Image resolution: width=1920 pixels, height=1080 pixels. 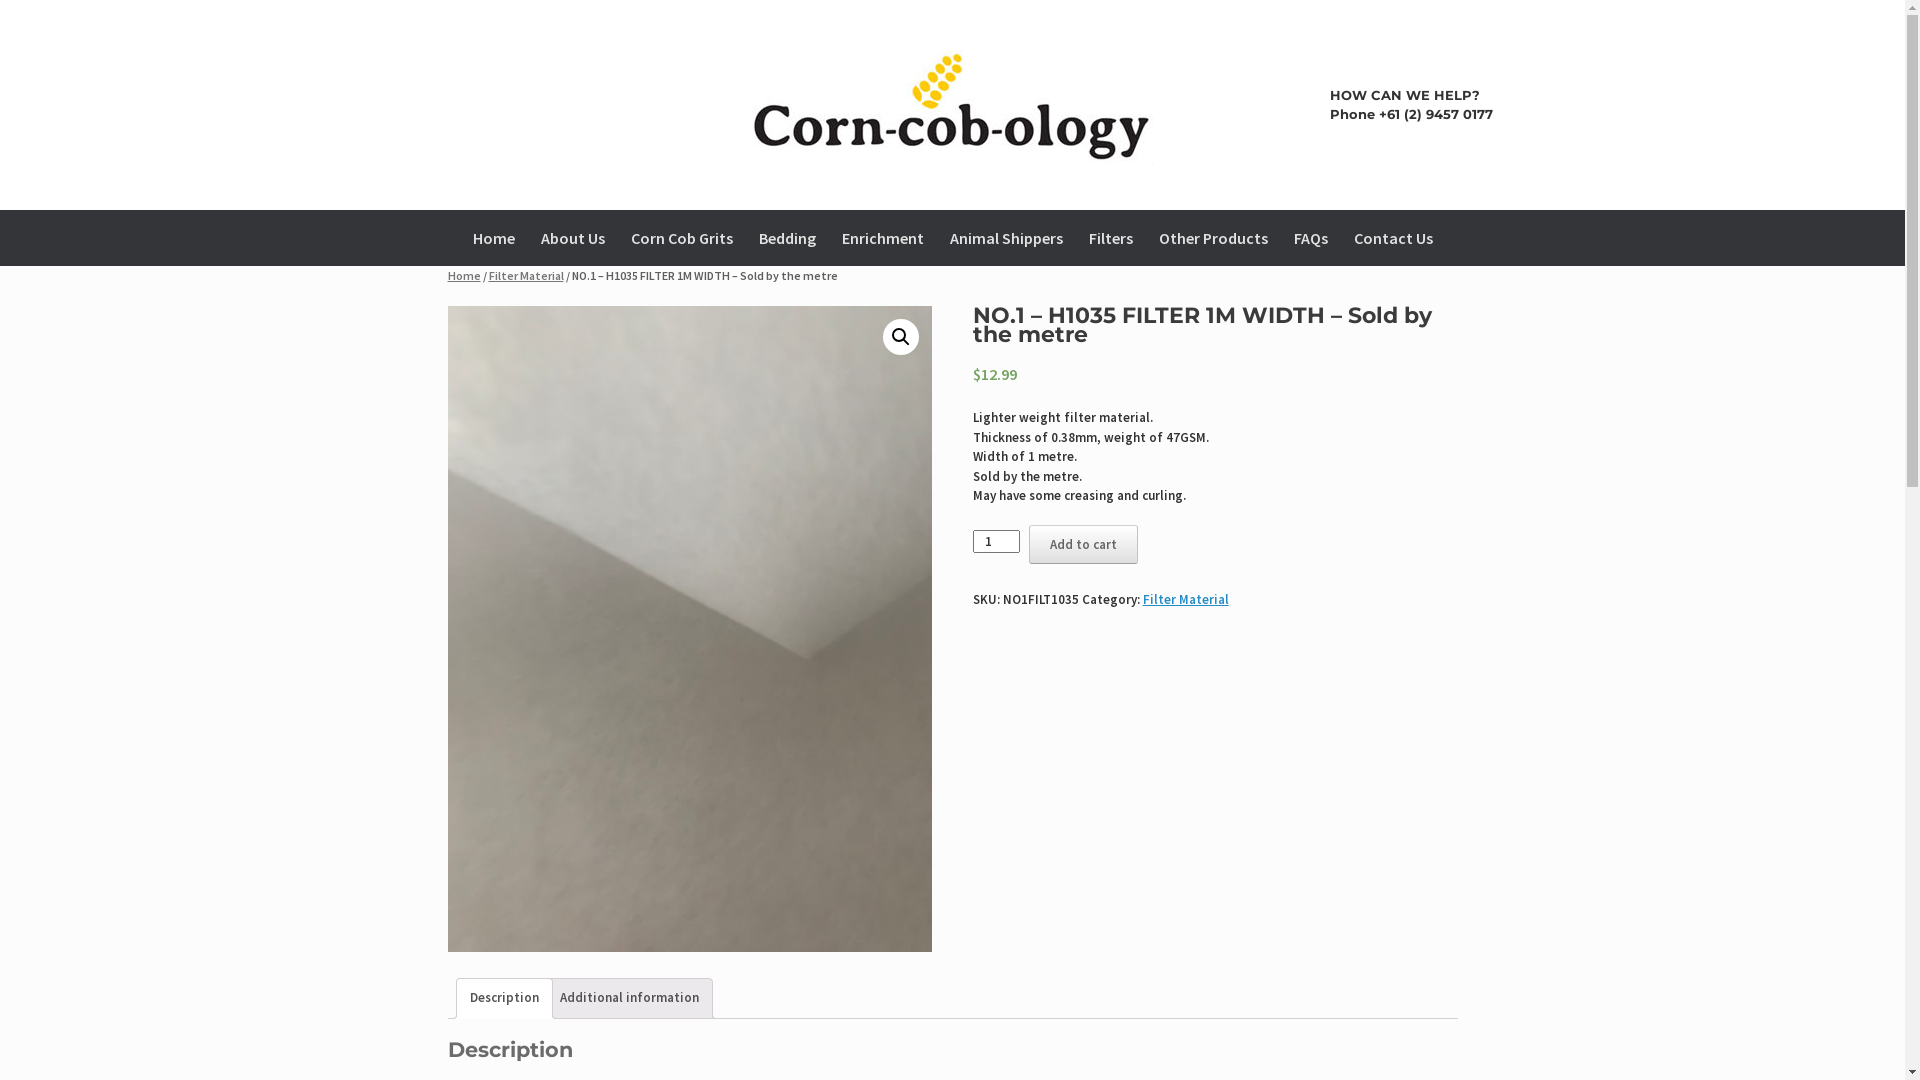 What do you see at coordinates (786, 237) in the screenshot?
I see `'Bedding'` at bounding box center [786, 237].